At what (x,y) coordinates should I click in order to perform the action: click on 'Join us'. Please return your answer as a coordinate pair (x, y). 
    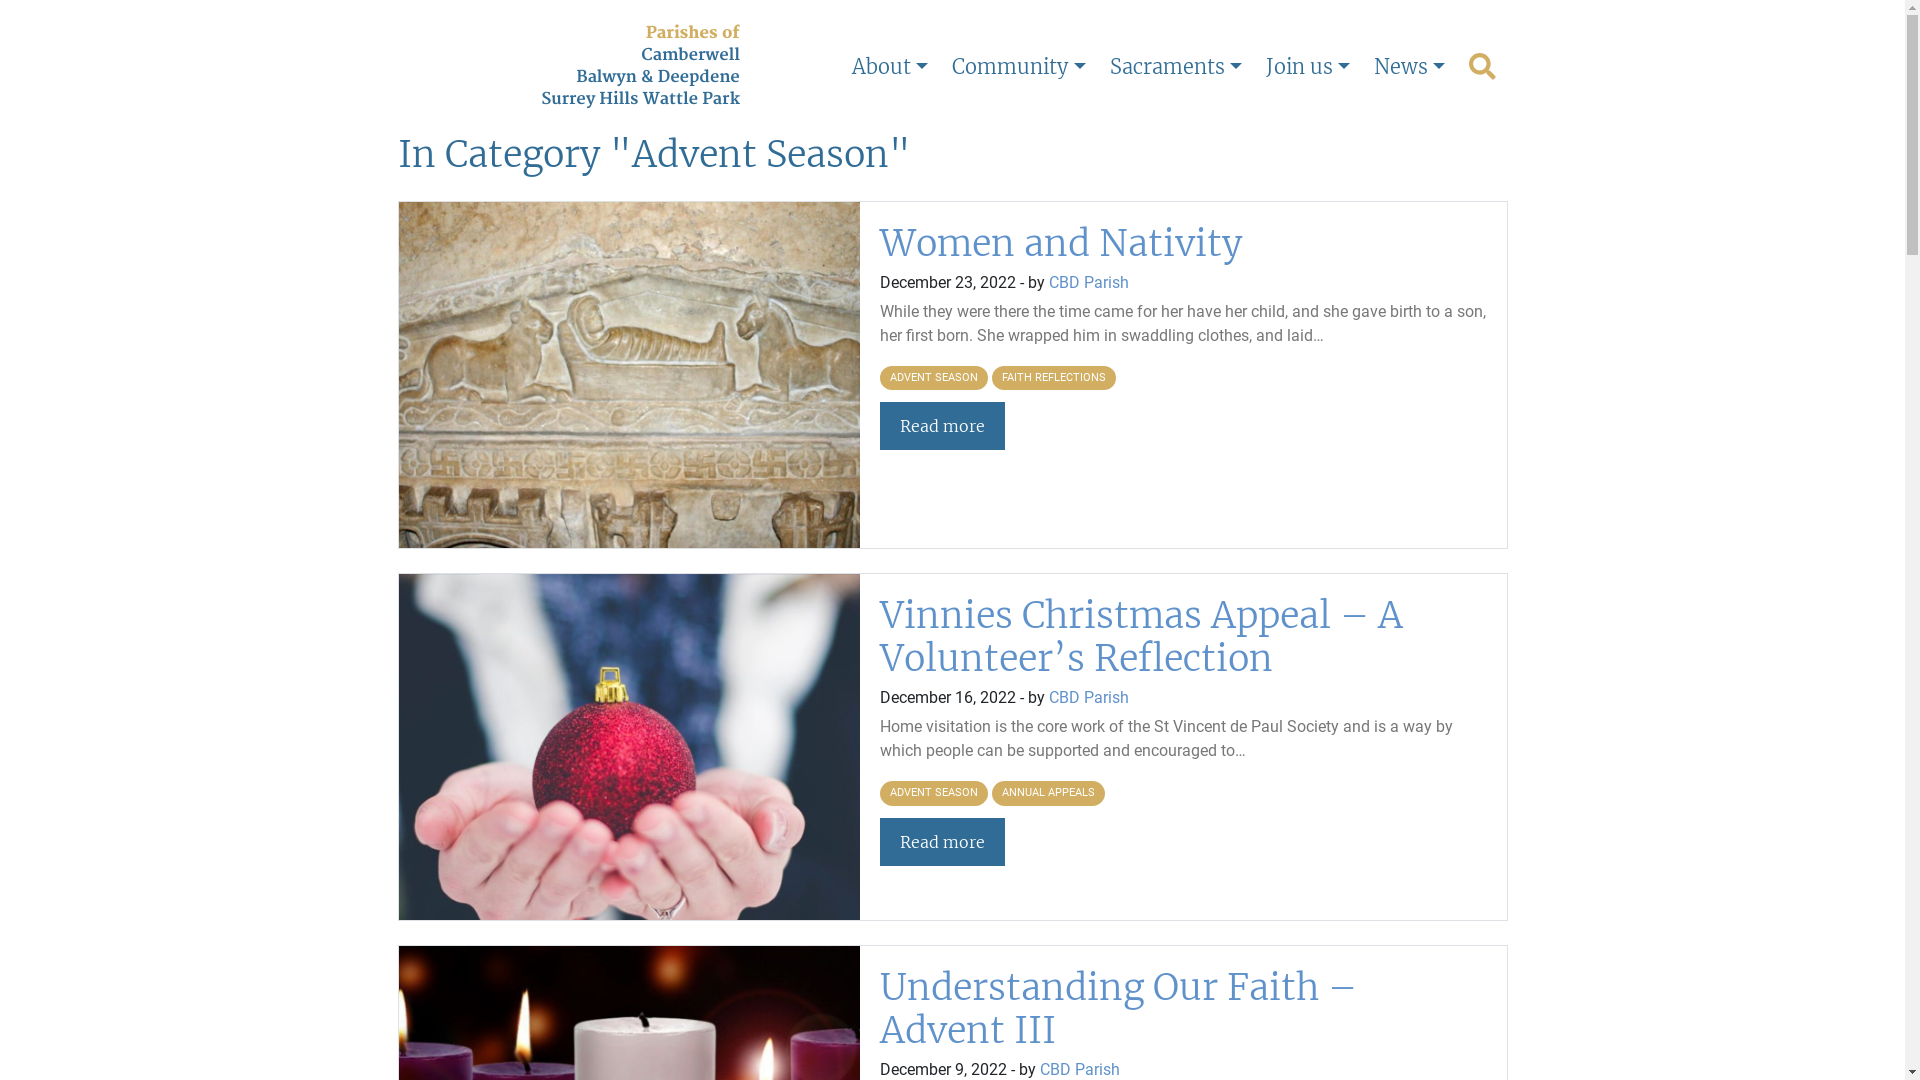
    Looking at the image, I should click on (1307, 65).